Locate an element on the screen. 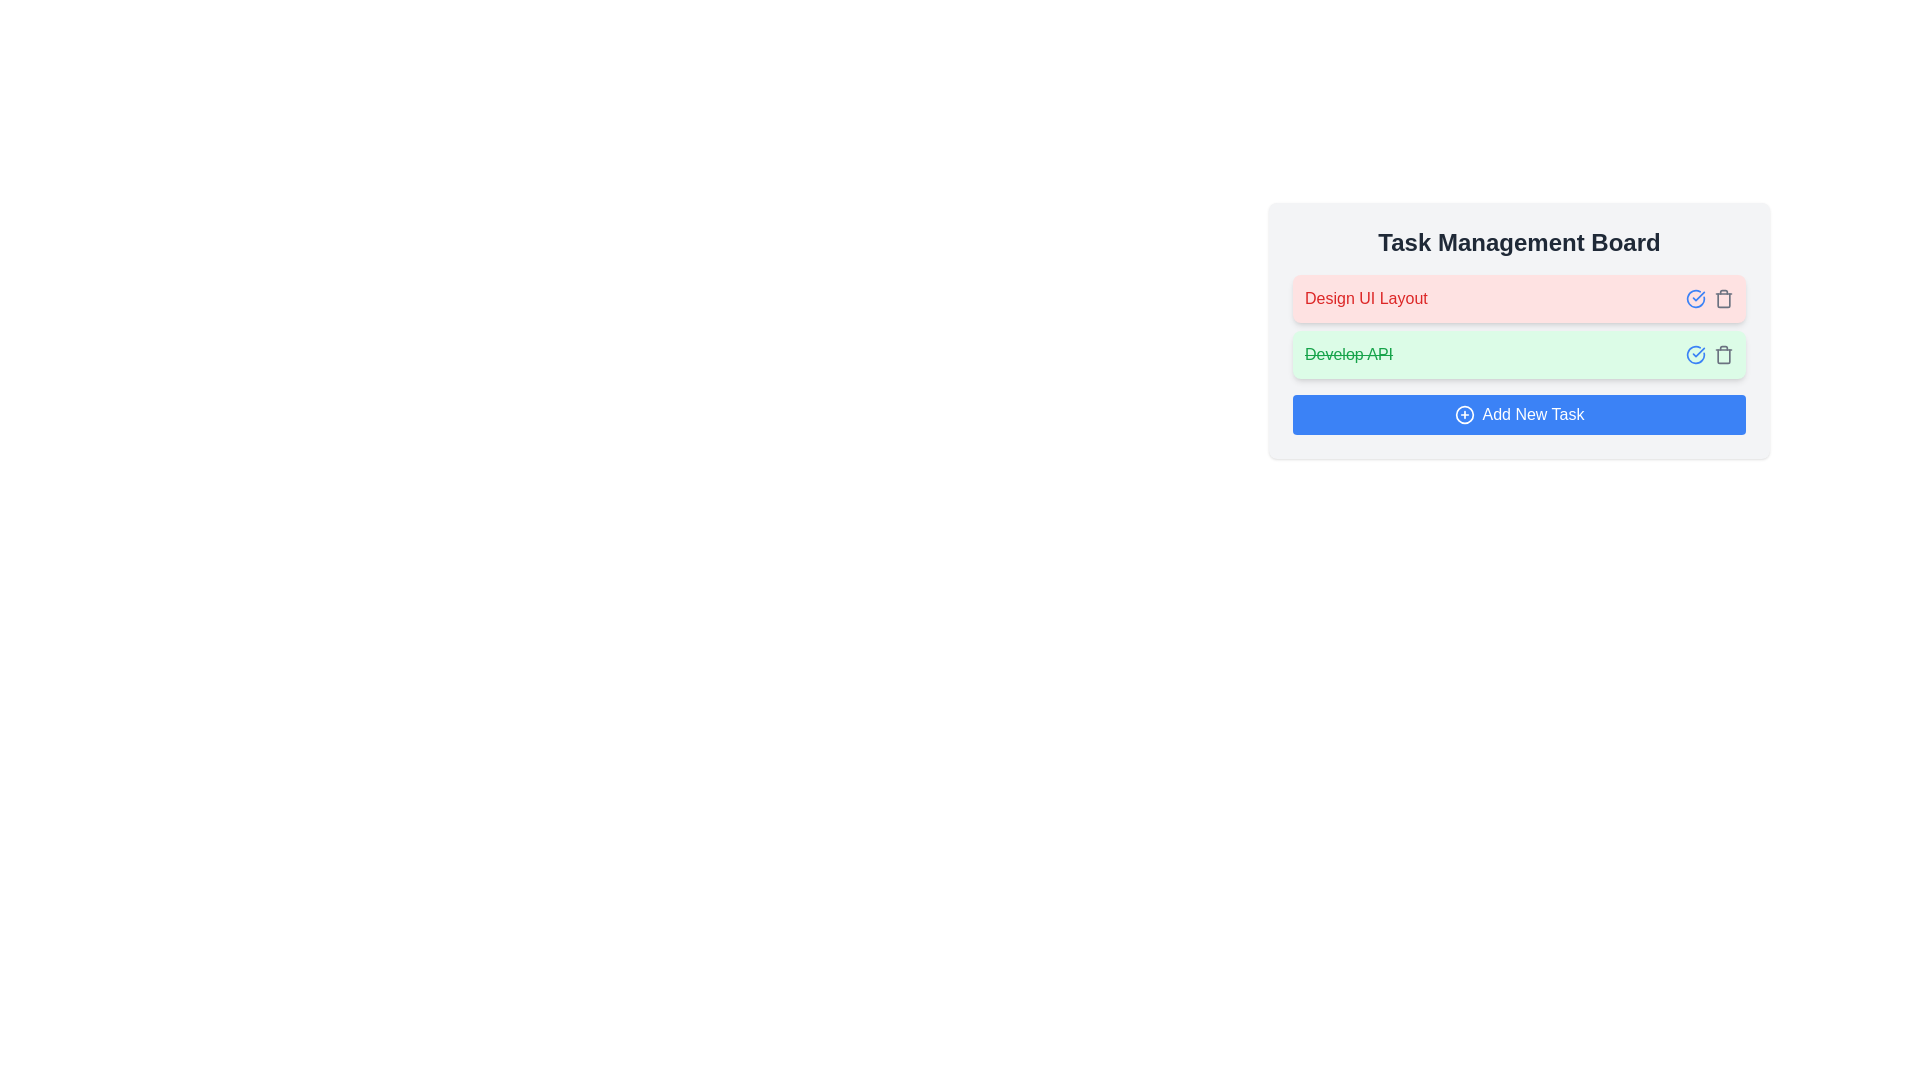 Image resolution: width=1920 pixels, height=1080 pixels. the title label located on the top-left corner of a rectangular card with a red background in the Task Management Board interface is located at coordinates (1365, 299).